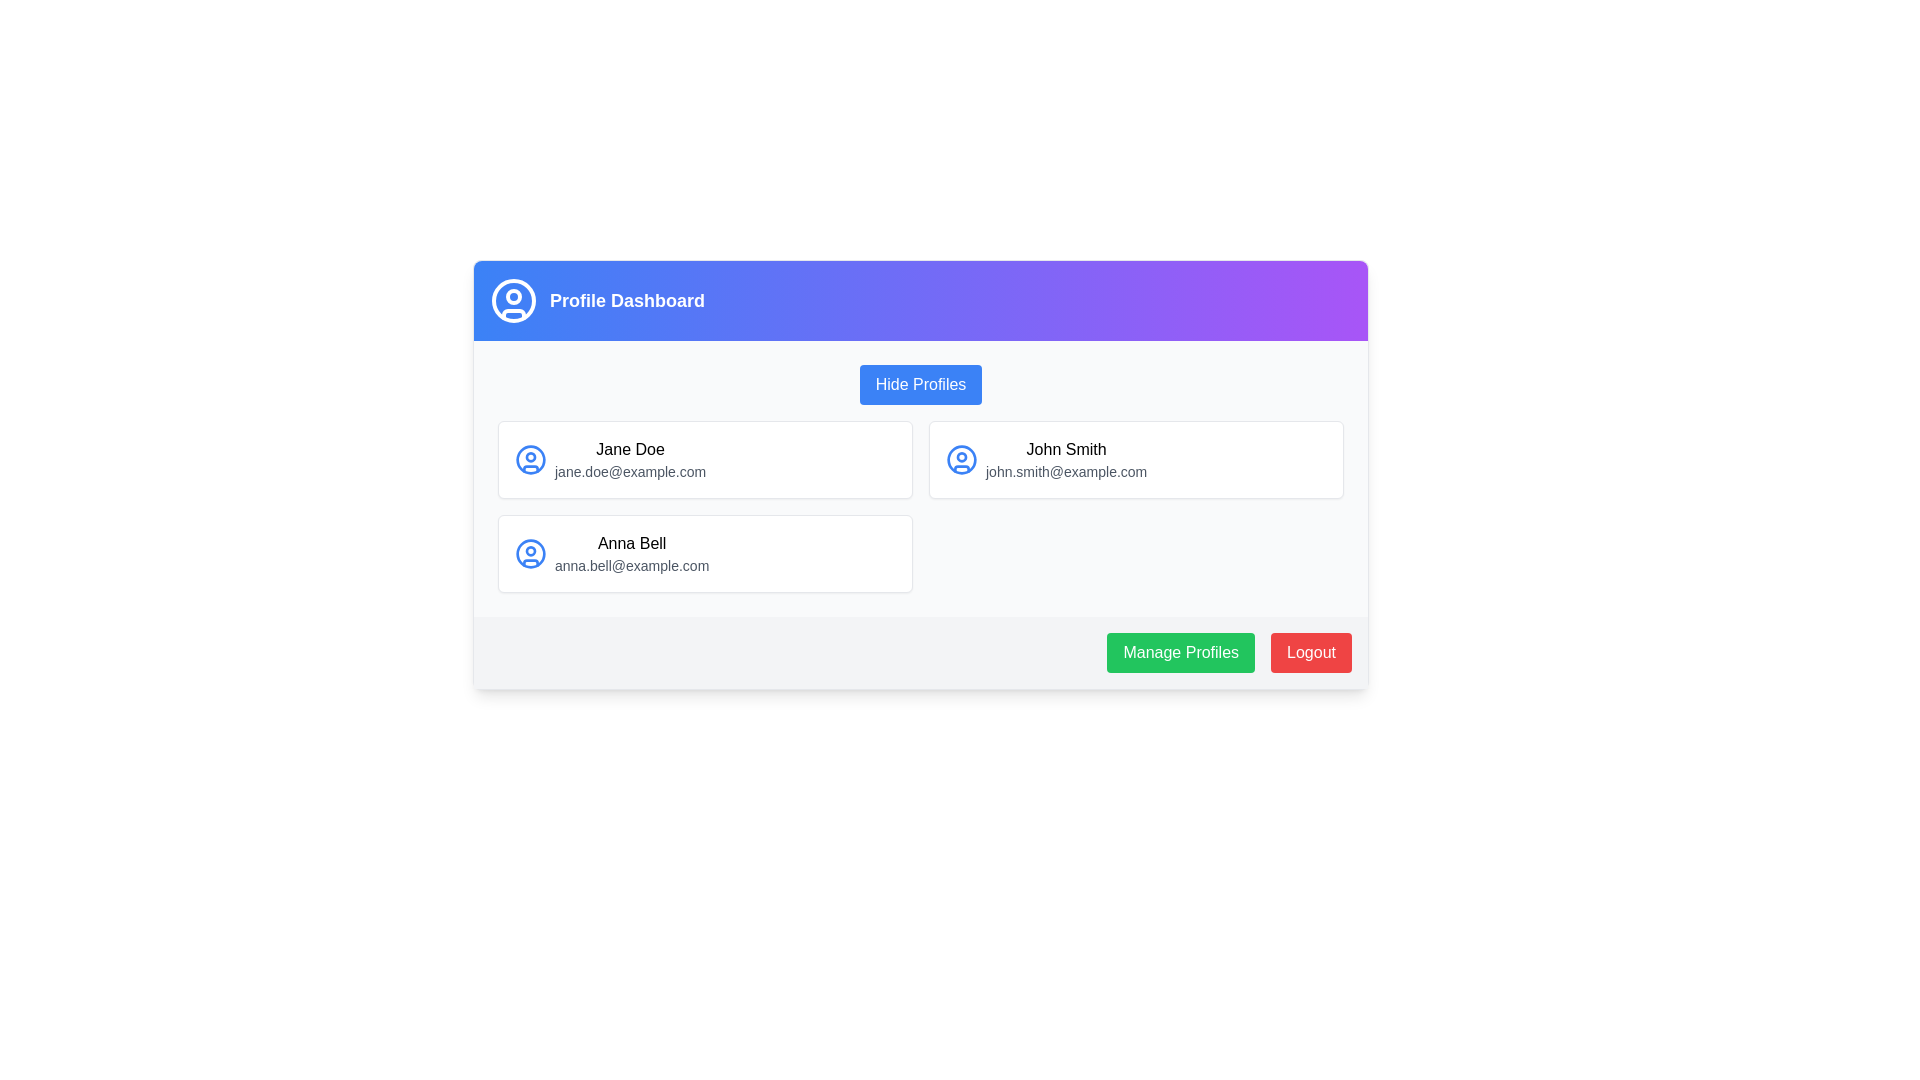  What do you see at coordinates (1136, 459) in the screenshot?
I see `the Information Card displaying user profile information for John Smith, which is the second card in the grid layout` at bounding box center [1136, 459].